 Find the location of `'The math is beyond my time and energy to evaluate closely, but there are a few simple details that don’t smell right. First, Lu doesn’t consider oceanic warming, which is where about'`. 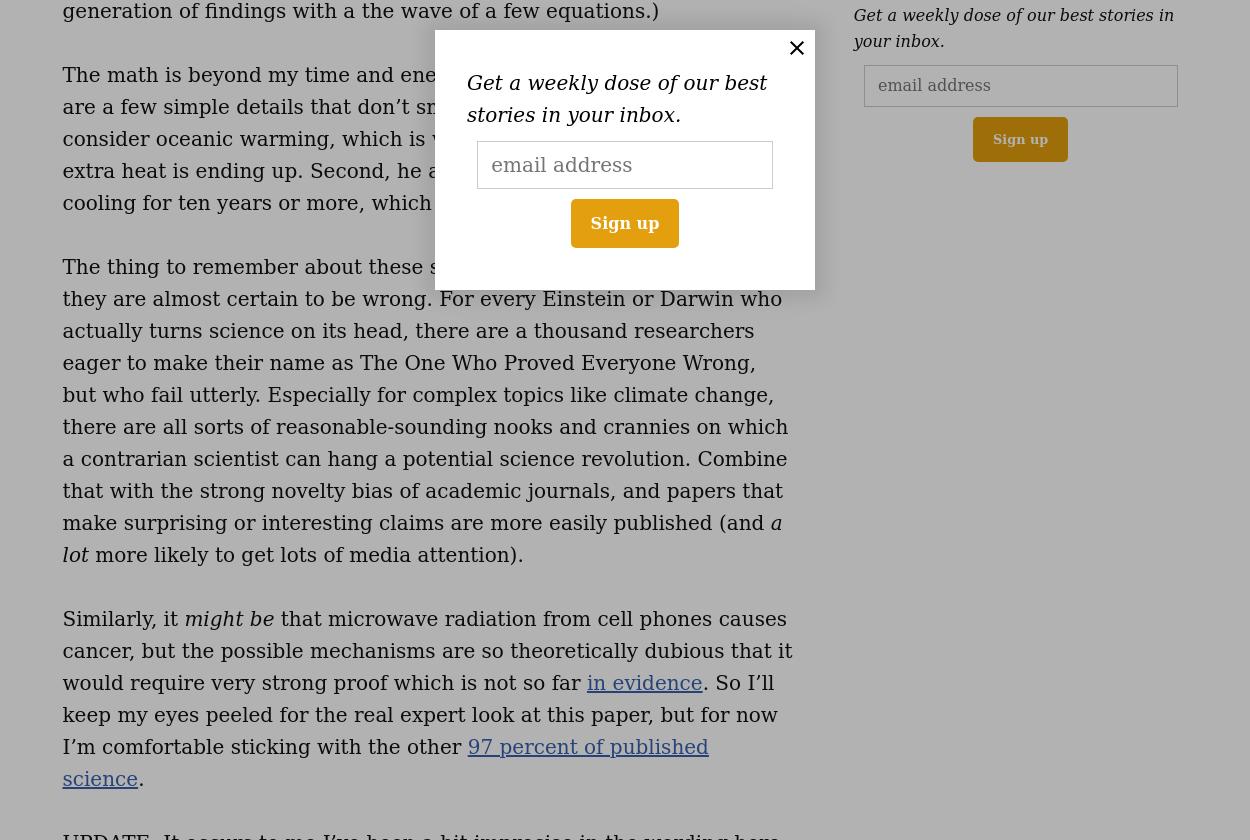

'The math is beyond my time and energy to evaluate closely, but there are a few simple details that don’t smell right. First, Lu doesn’t consider oceanic warming, which is where about' is located at coordinates (415, 107).